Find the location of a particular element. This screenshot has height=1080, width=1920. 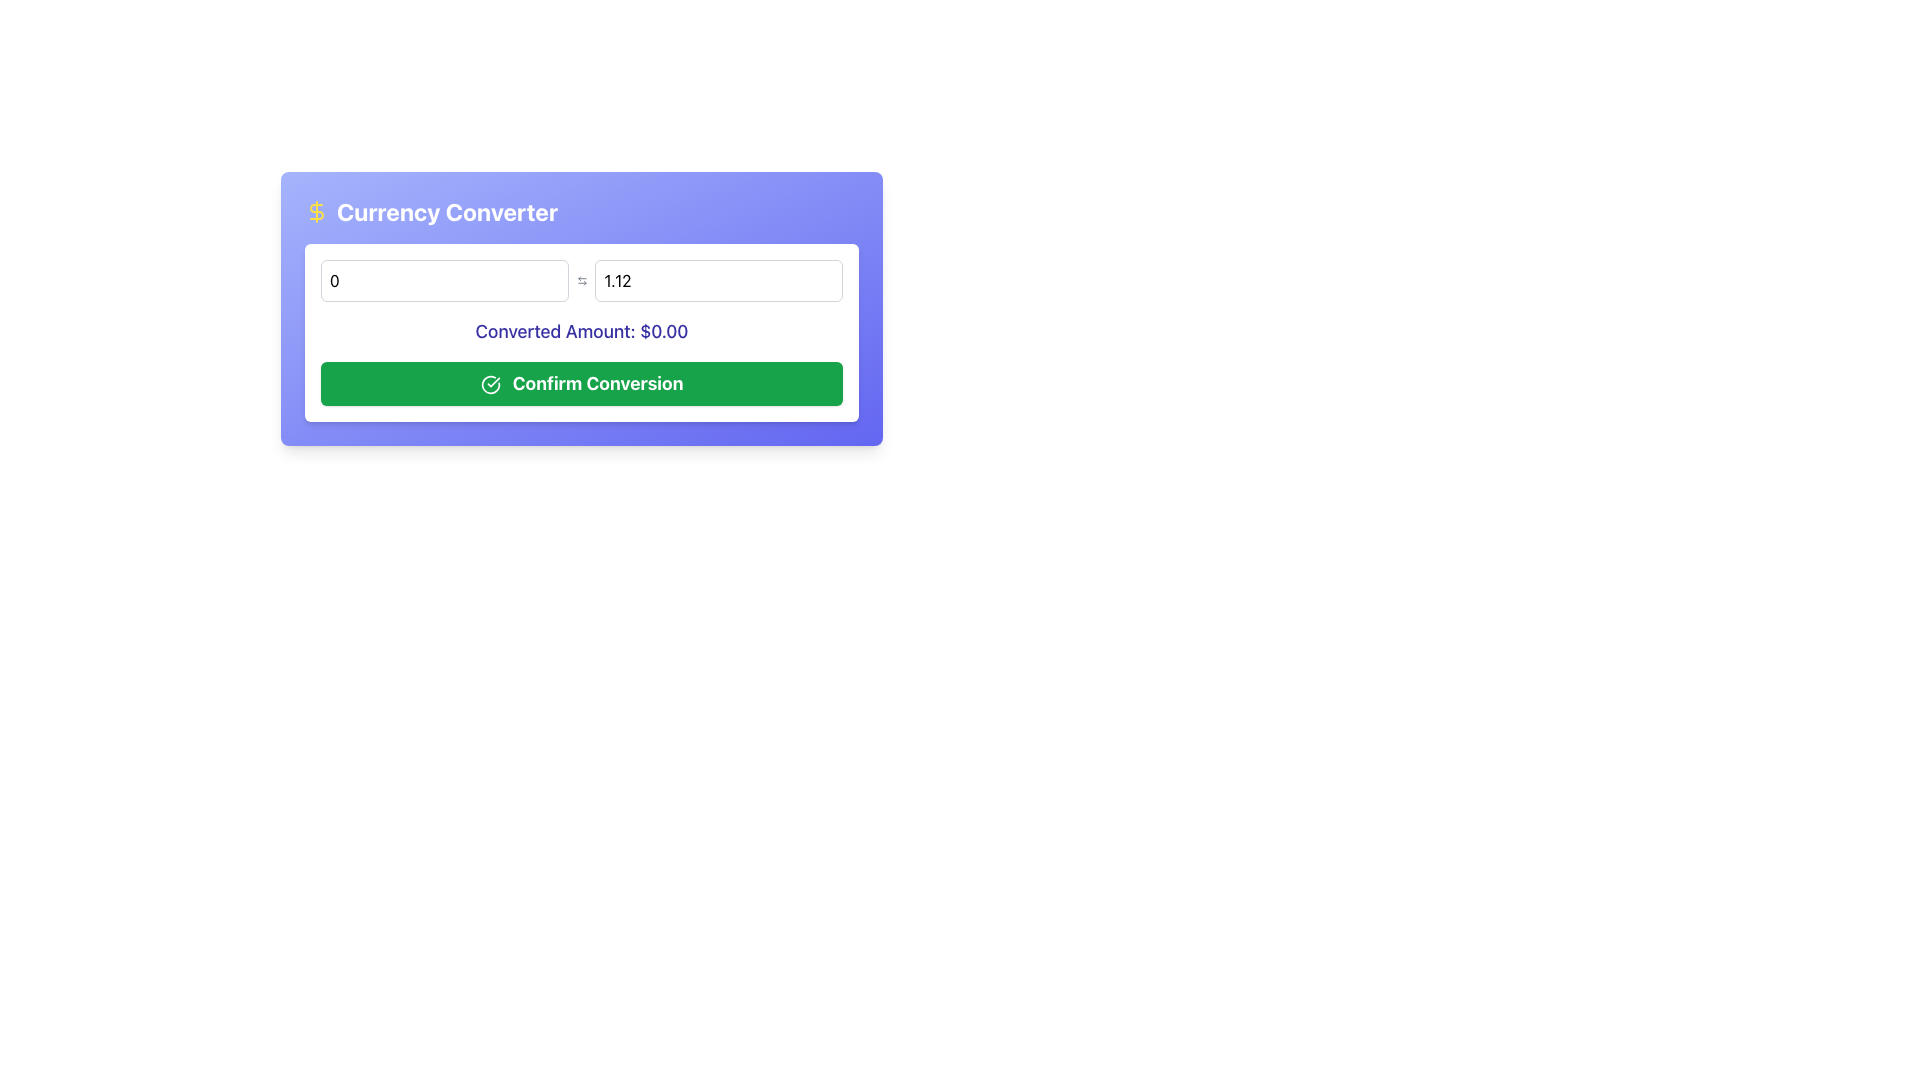

the Static Text element that displays the calculated converted amount, located below the input fields for 'Amount in USD' and 'Conversion Rate', and above the 'Confirm Conversion' button is located at coordinates (580, 330).